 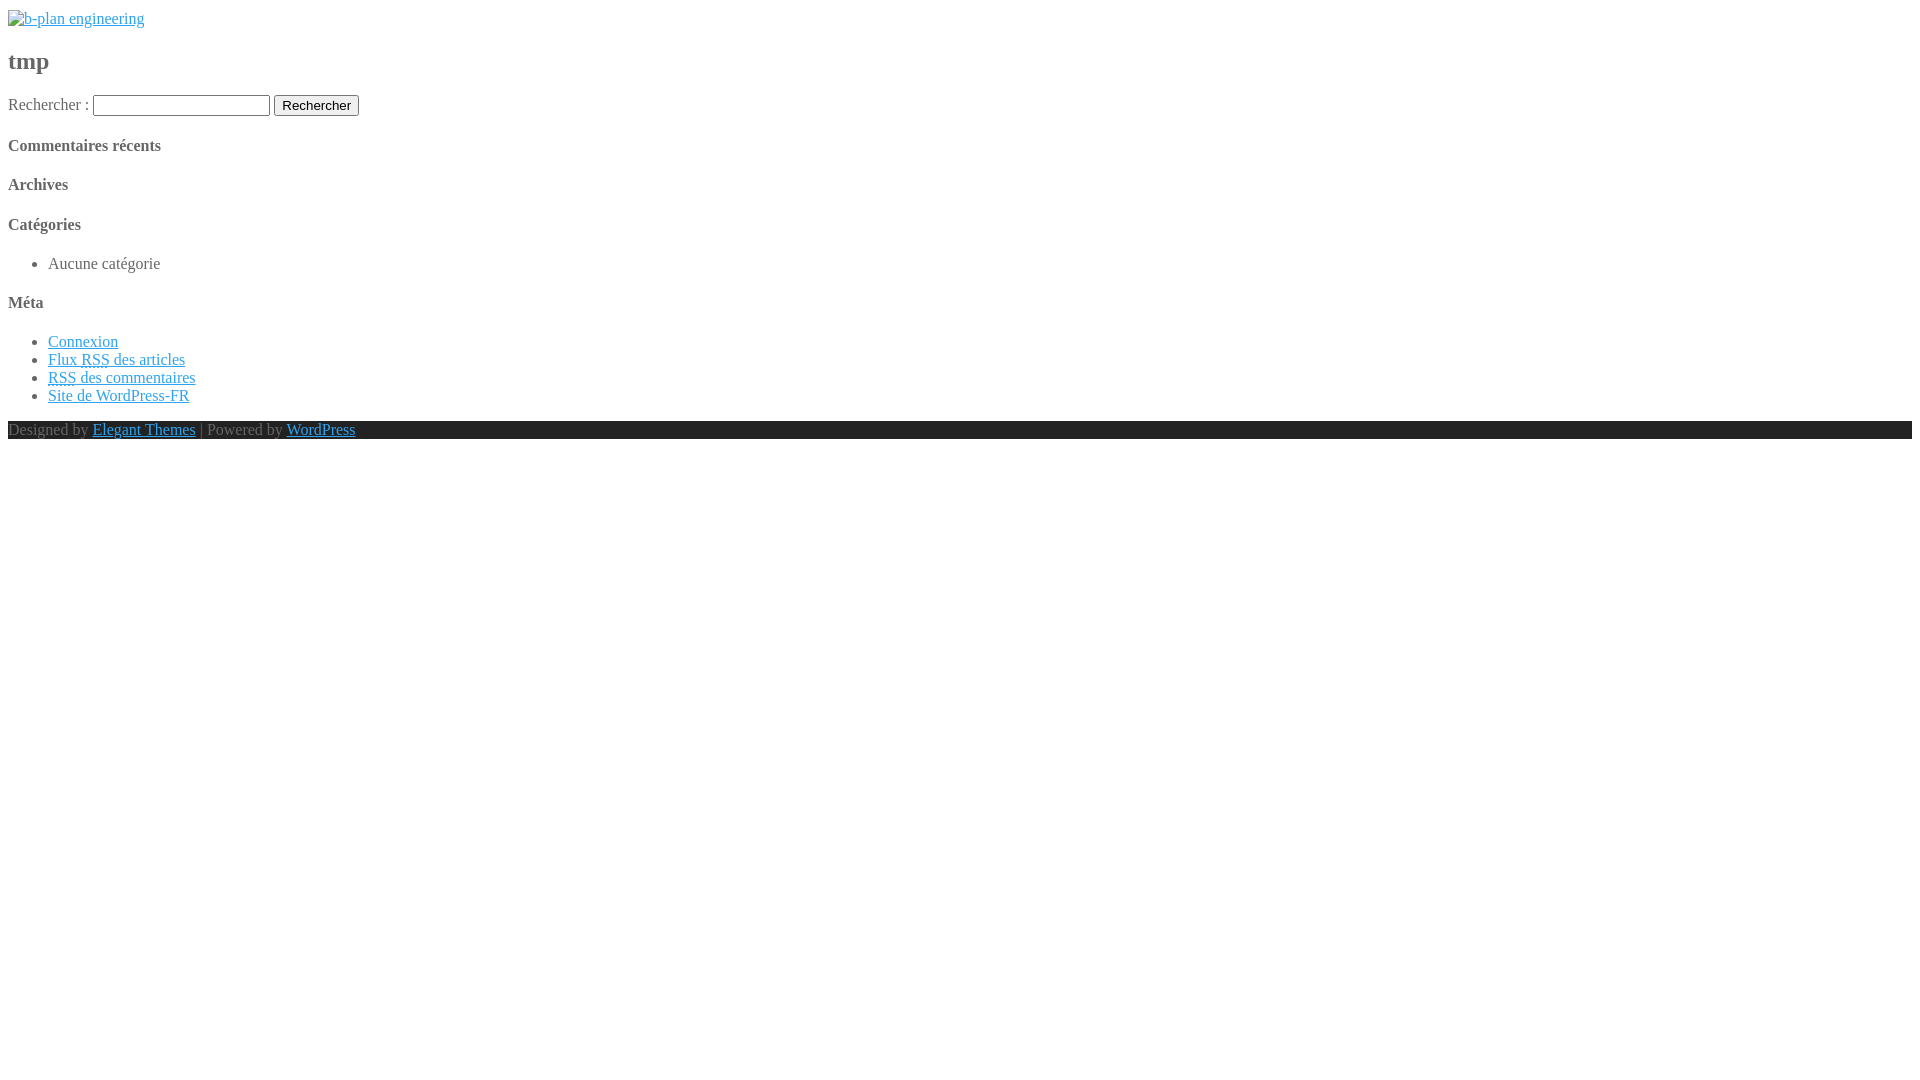 I want to click on 'Rechercher', so click(x=272, y=105).